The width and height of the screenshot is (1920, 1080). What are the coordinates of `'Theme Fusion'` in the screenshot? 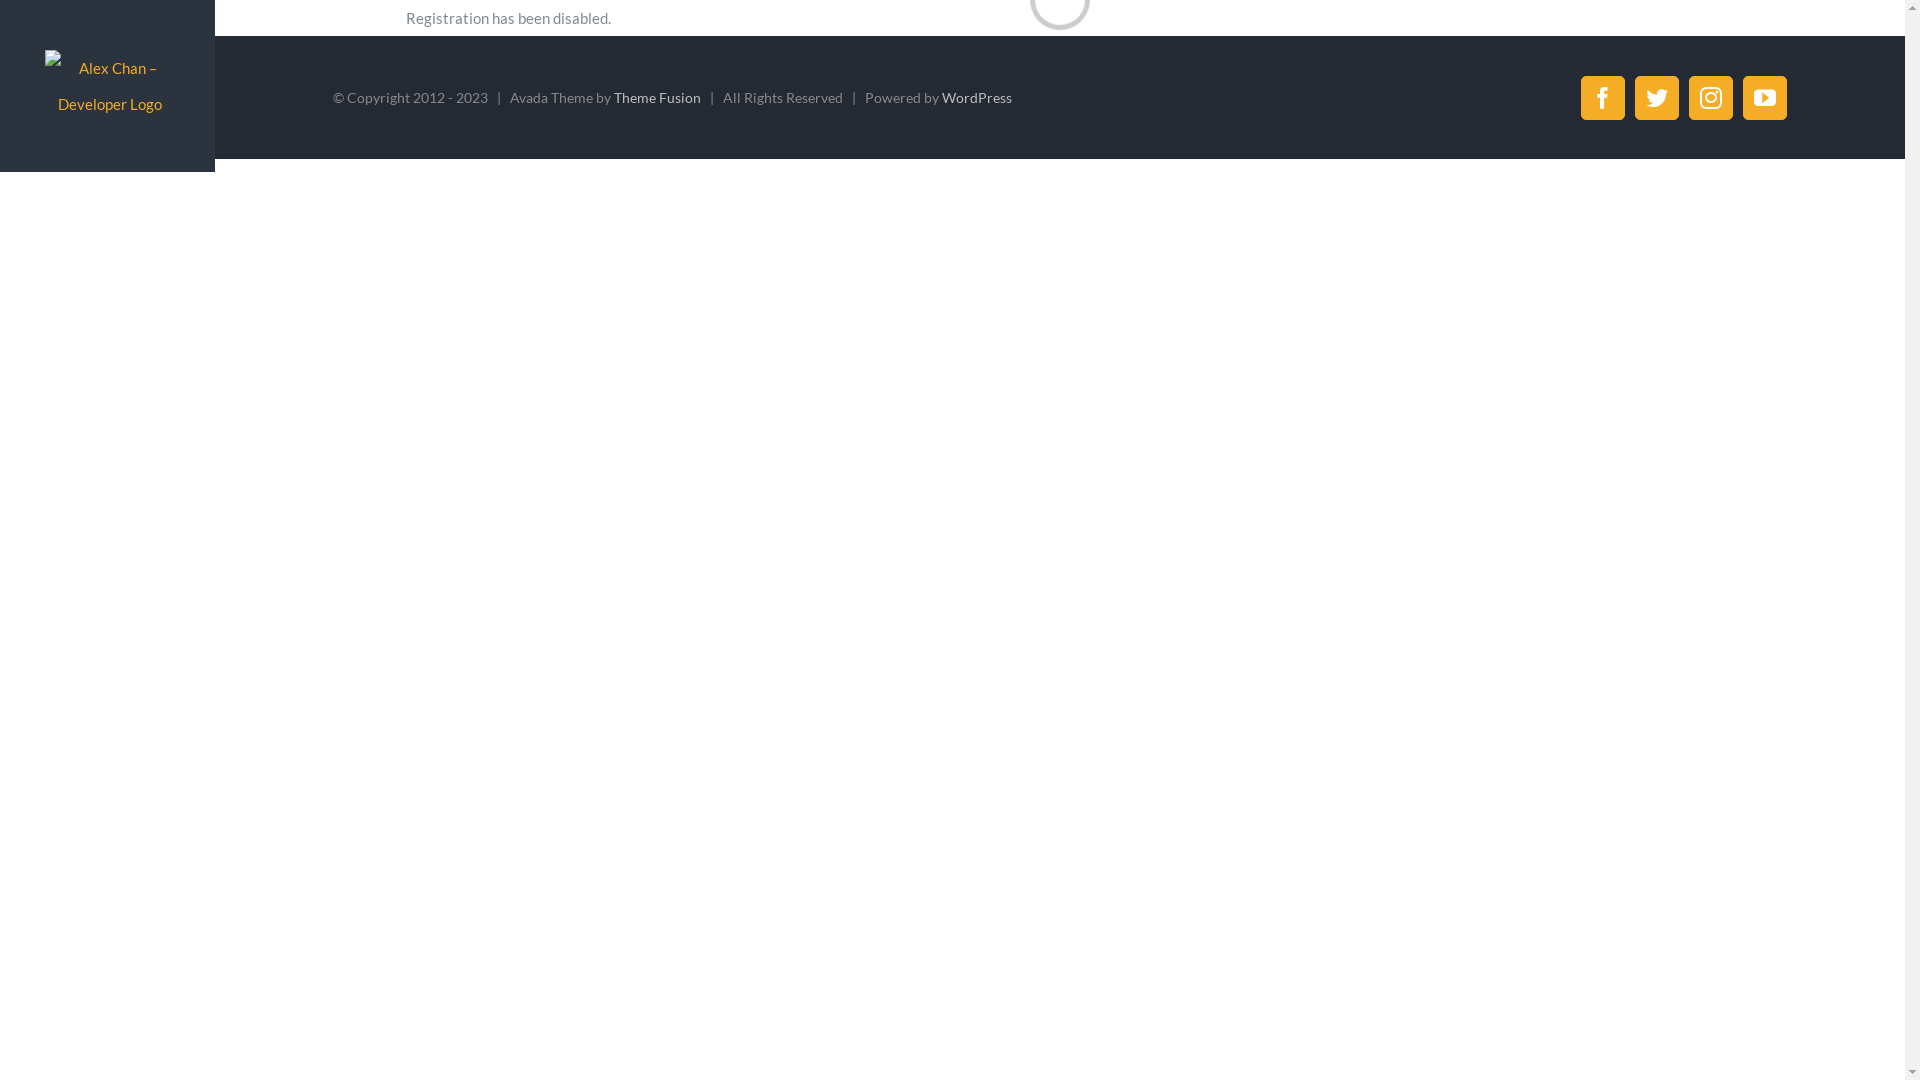 It's located at (657, 97).